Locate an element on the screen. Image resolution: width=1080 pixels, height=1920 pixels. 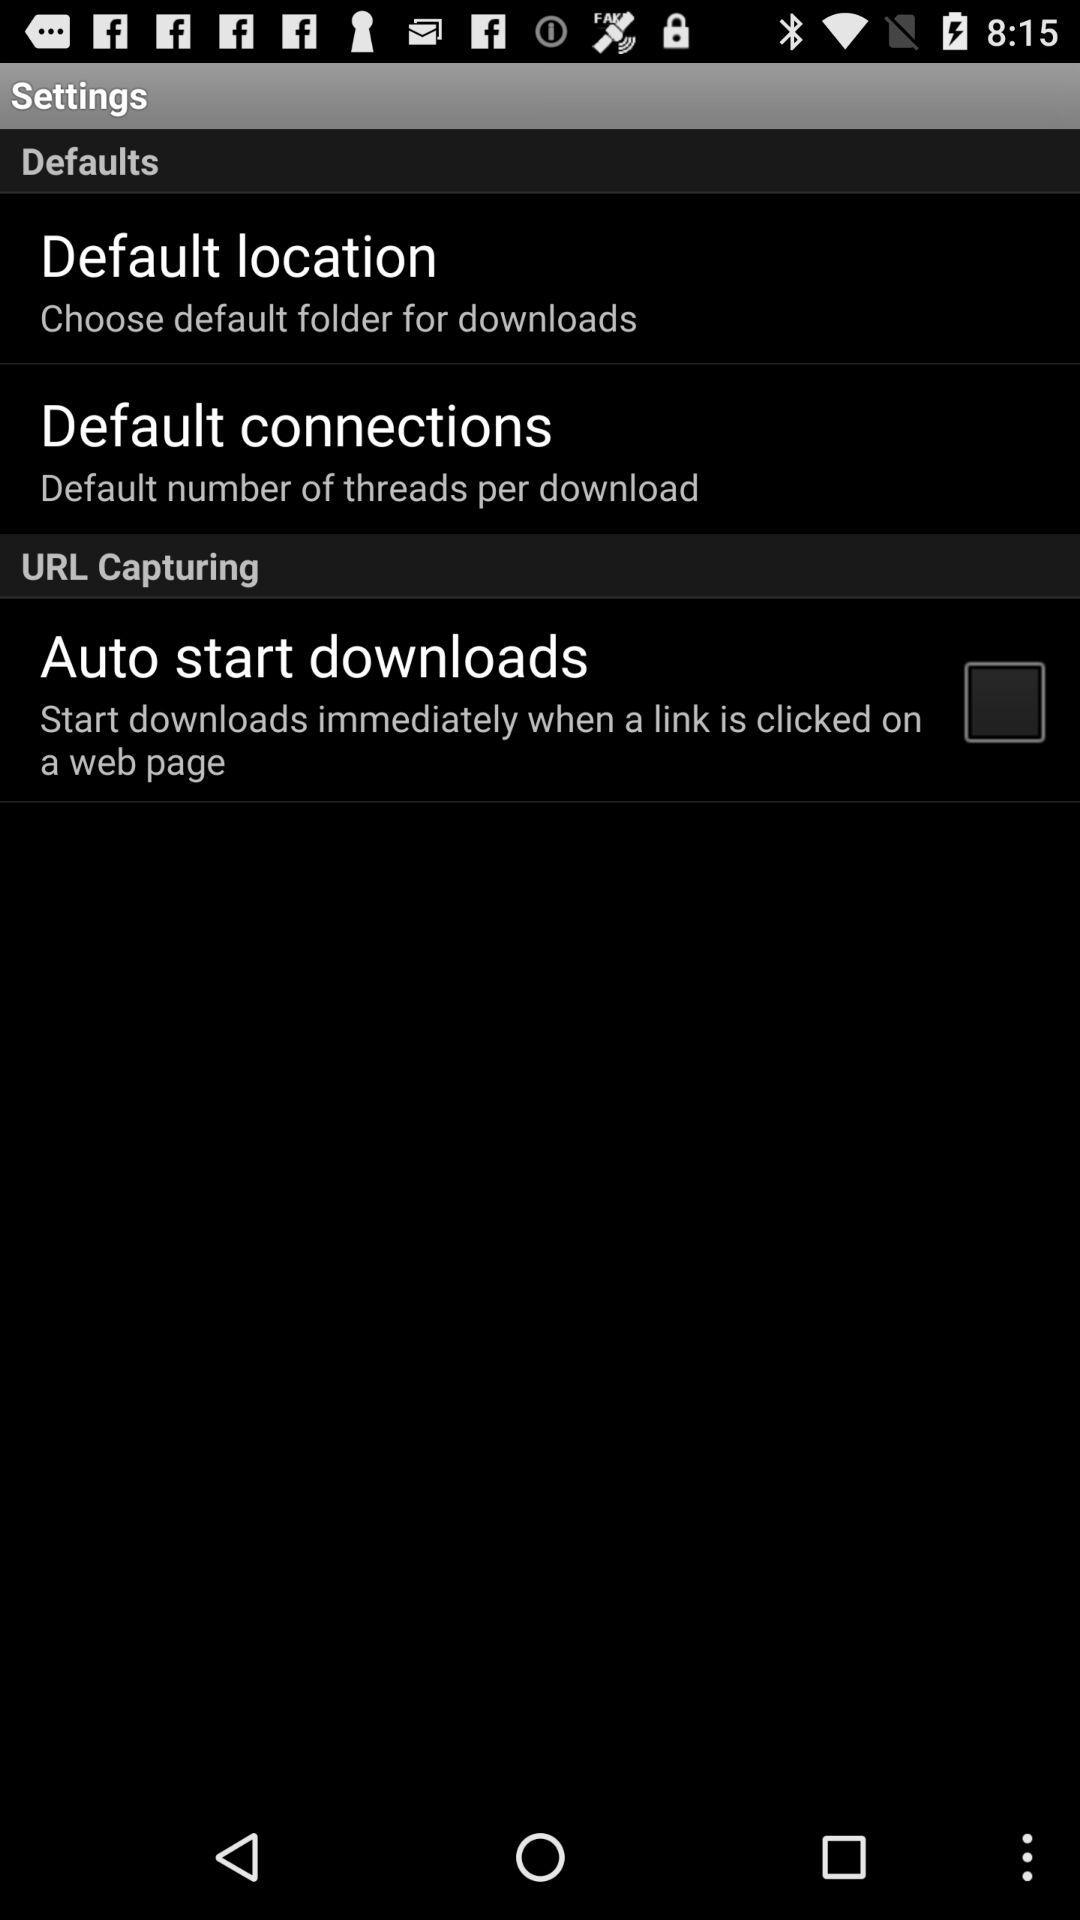
the defaults is located at coordinates (540, 161).